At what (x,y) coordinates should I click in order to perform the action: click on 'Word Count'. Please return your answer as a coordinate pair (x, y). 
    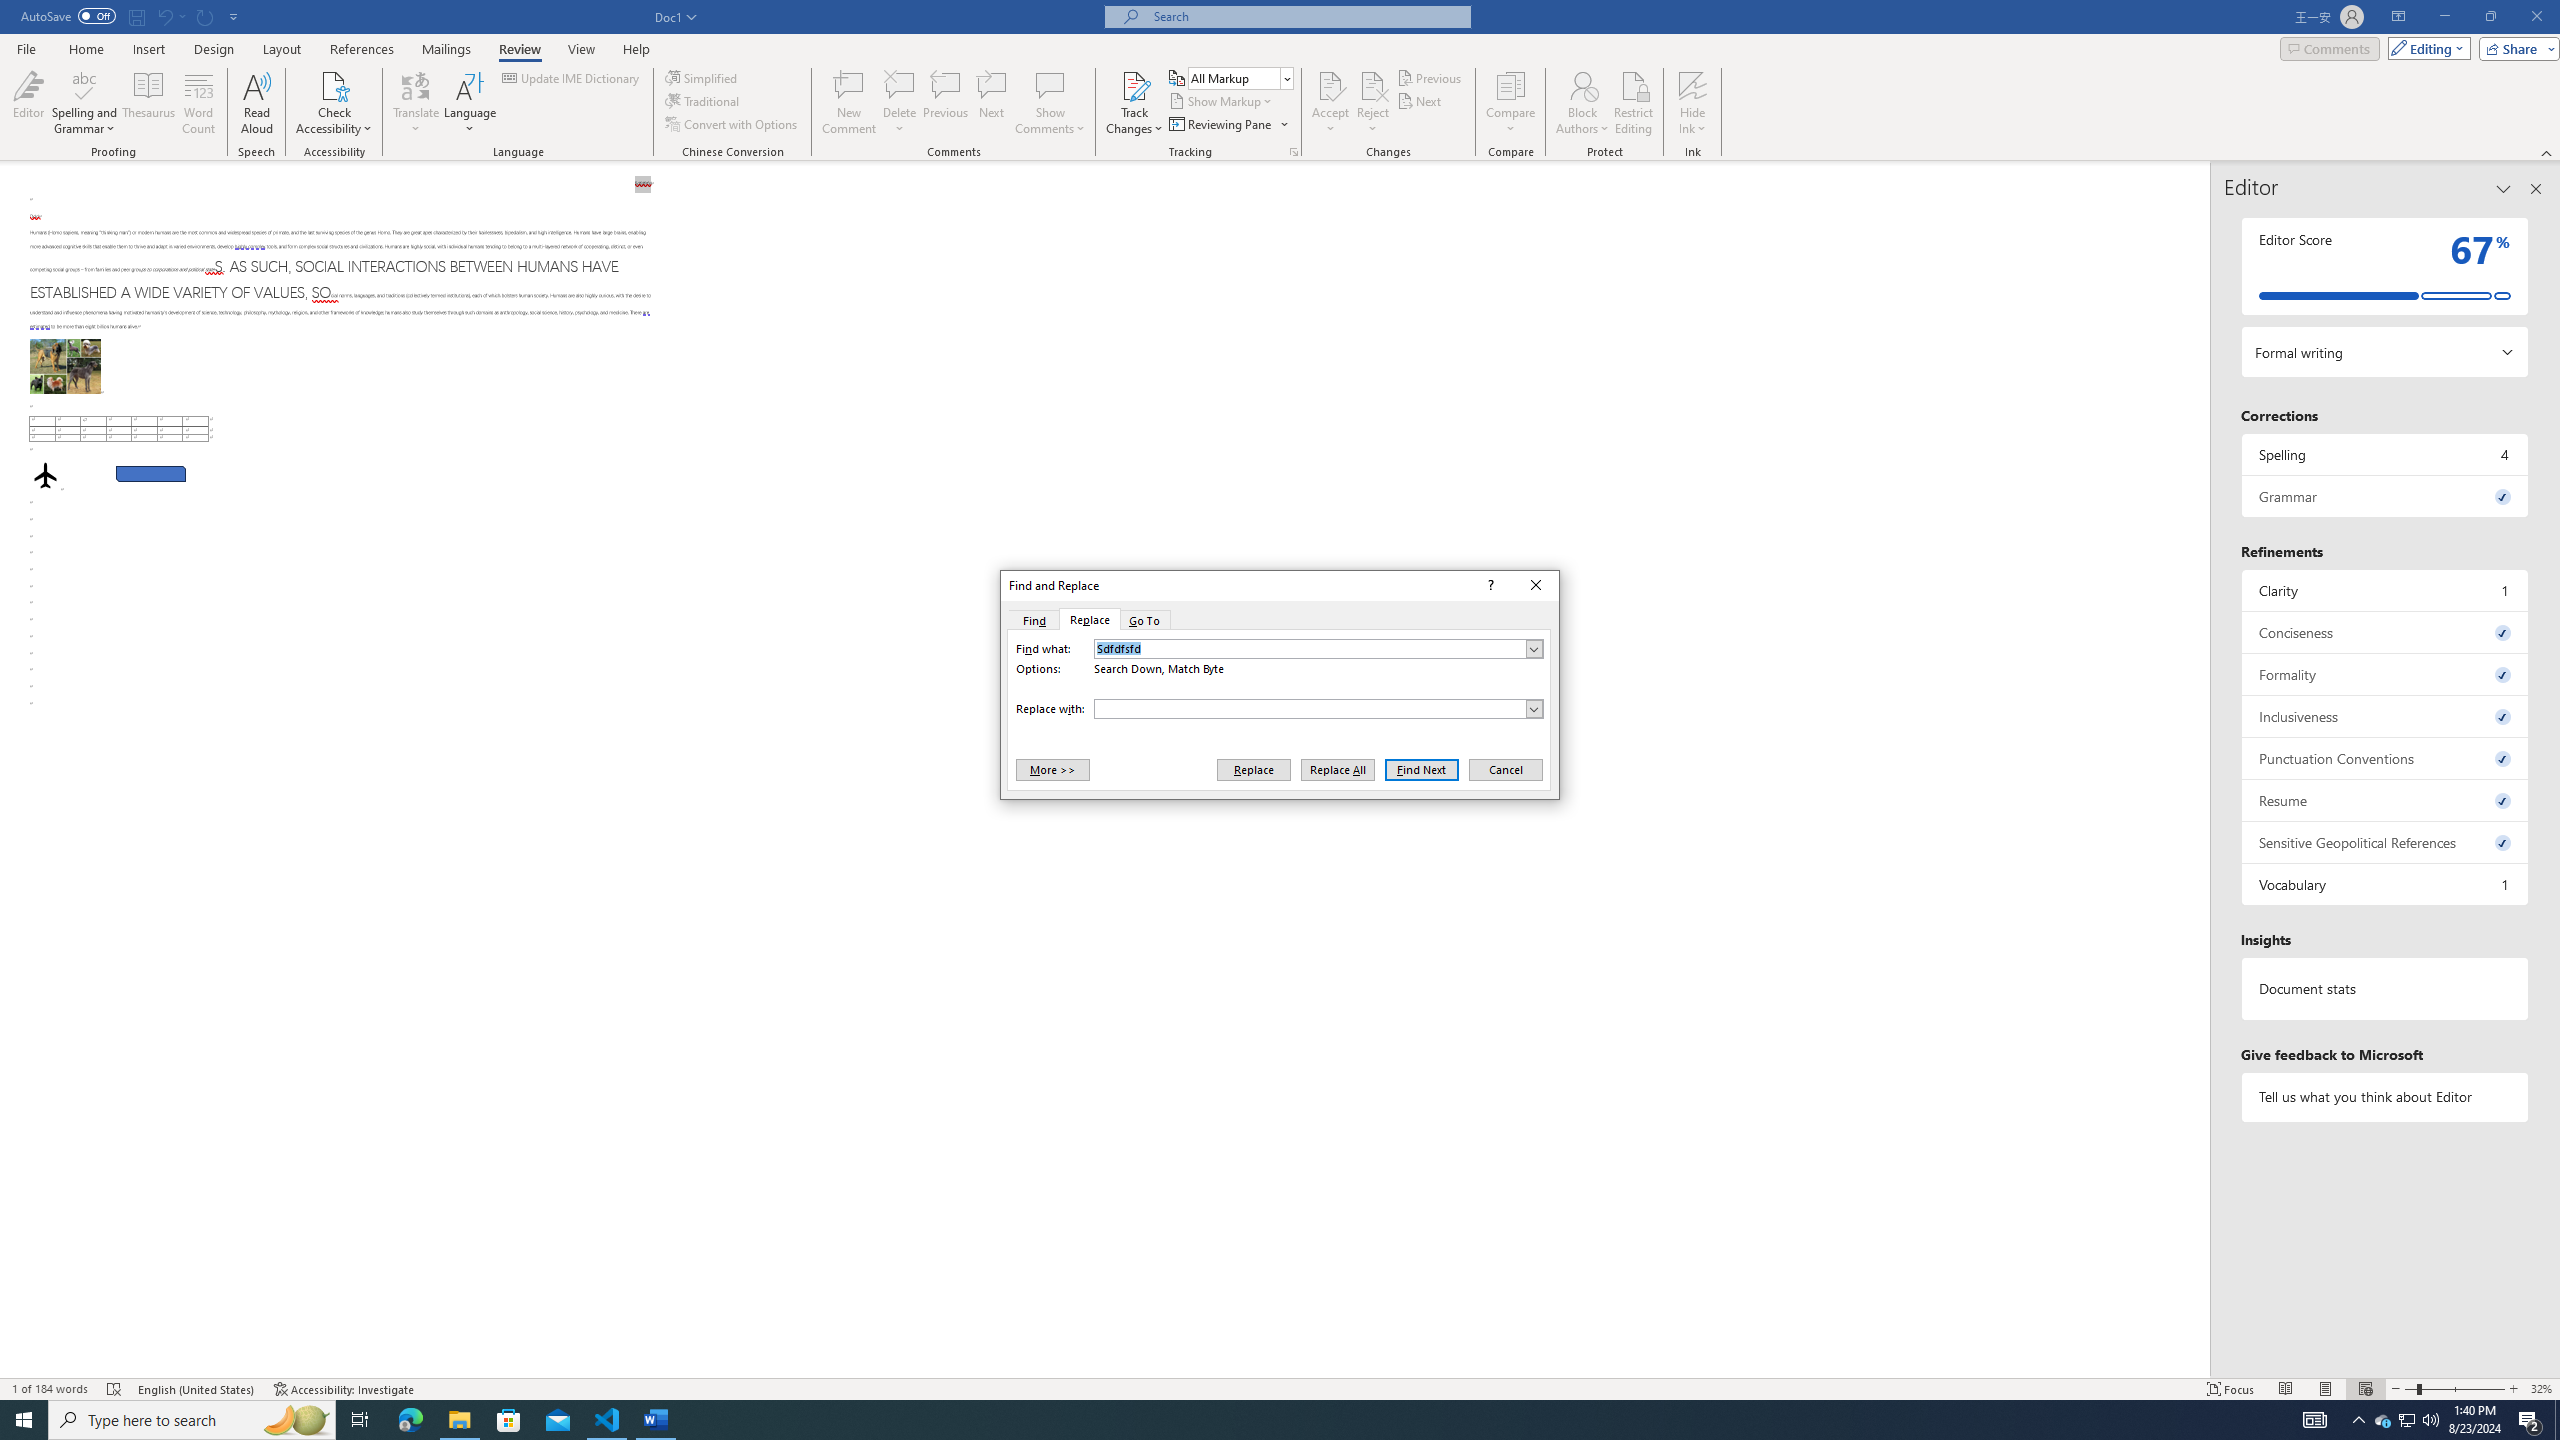
    Looking at the image, I should click on (199, 103).